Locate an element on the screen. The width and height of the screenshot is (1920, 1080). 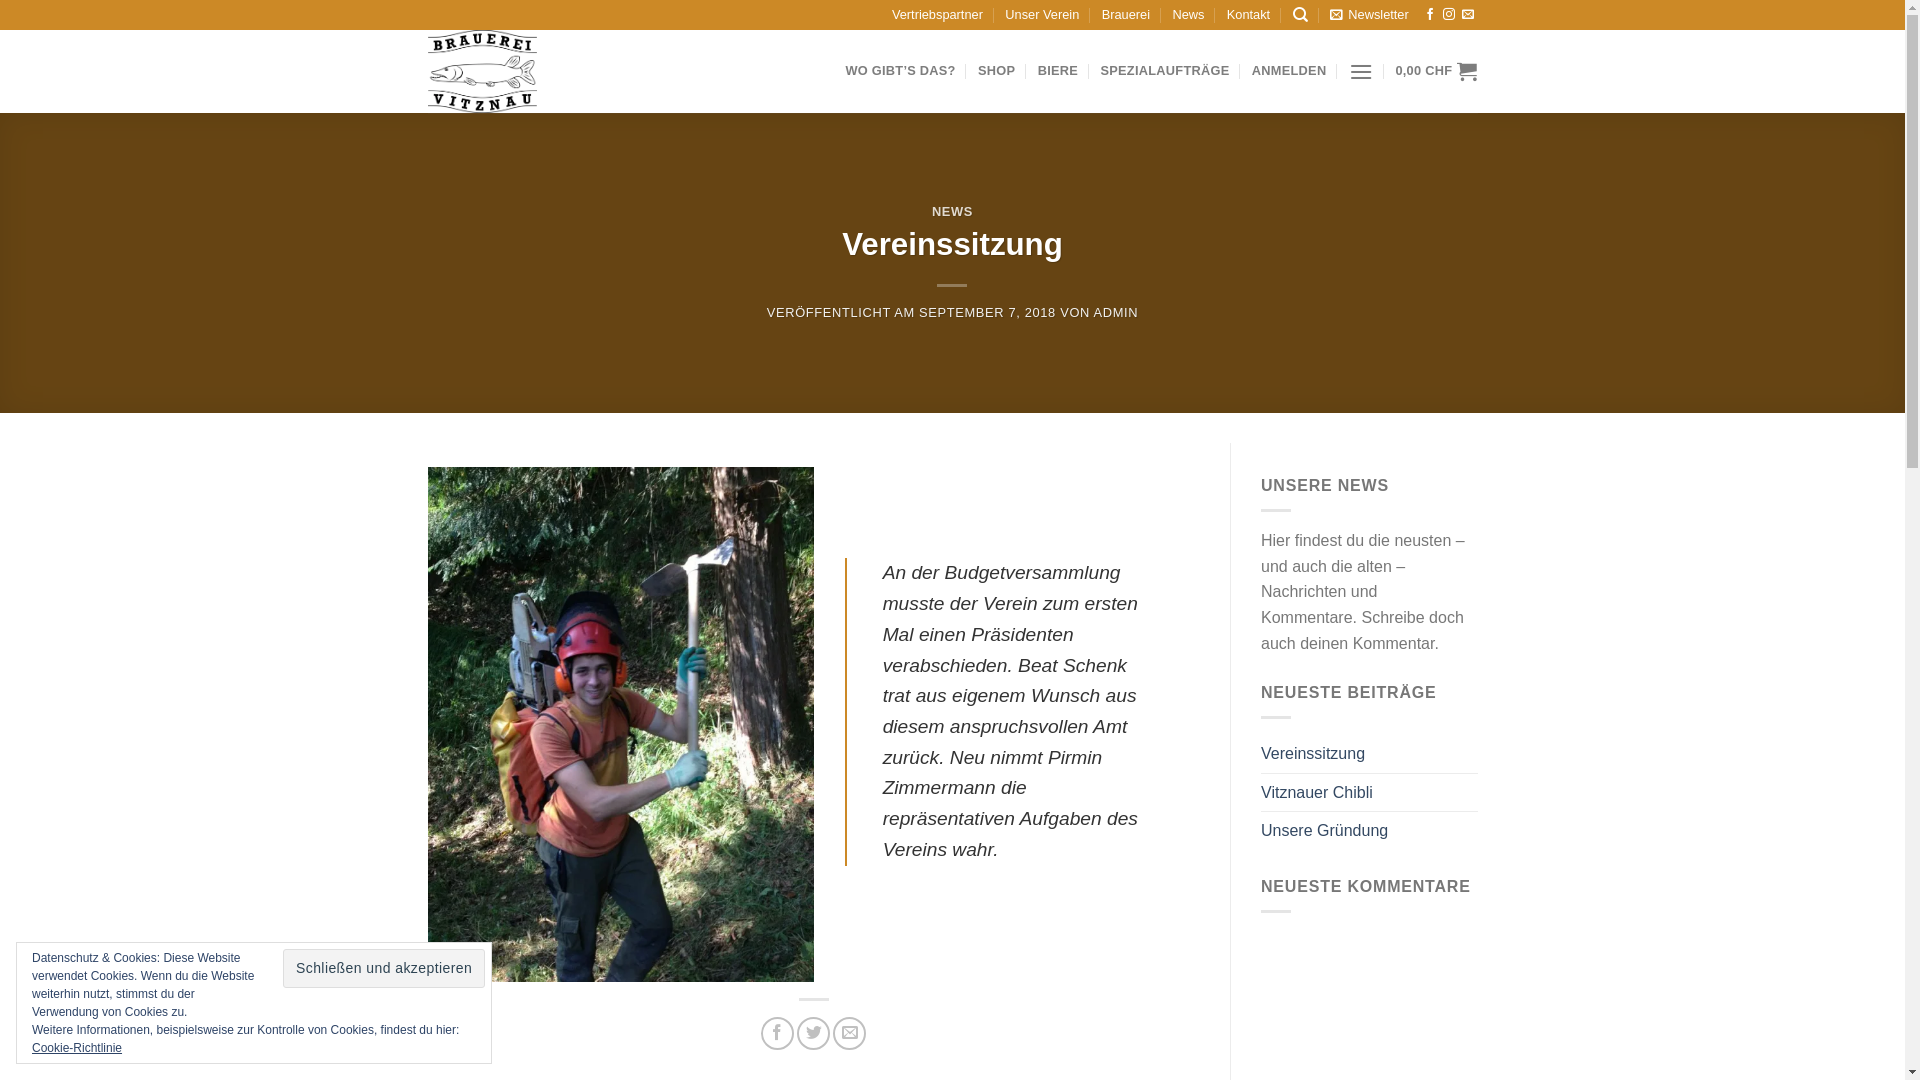
'BIERE' is located at coordinates (1056, 69).